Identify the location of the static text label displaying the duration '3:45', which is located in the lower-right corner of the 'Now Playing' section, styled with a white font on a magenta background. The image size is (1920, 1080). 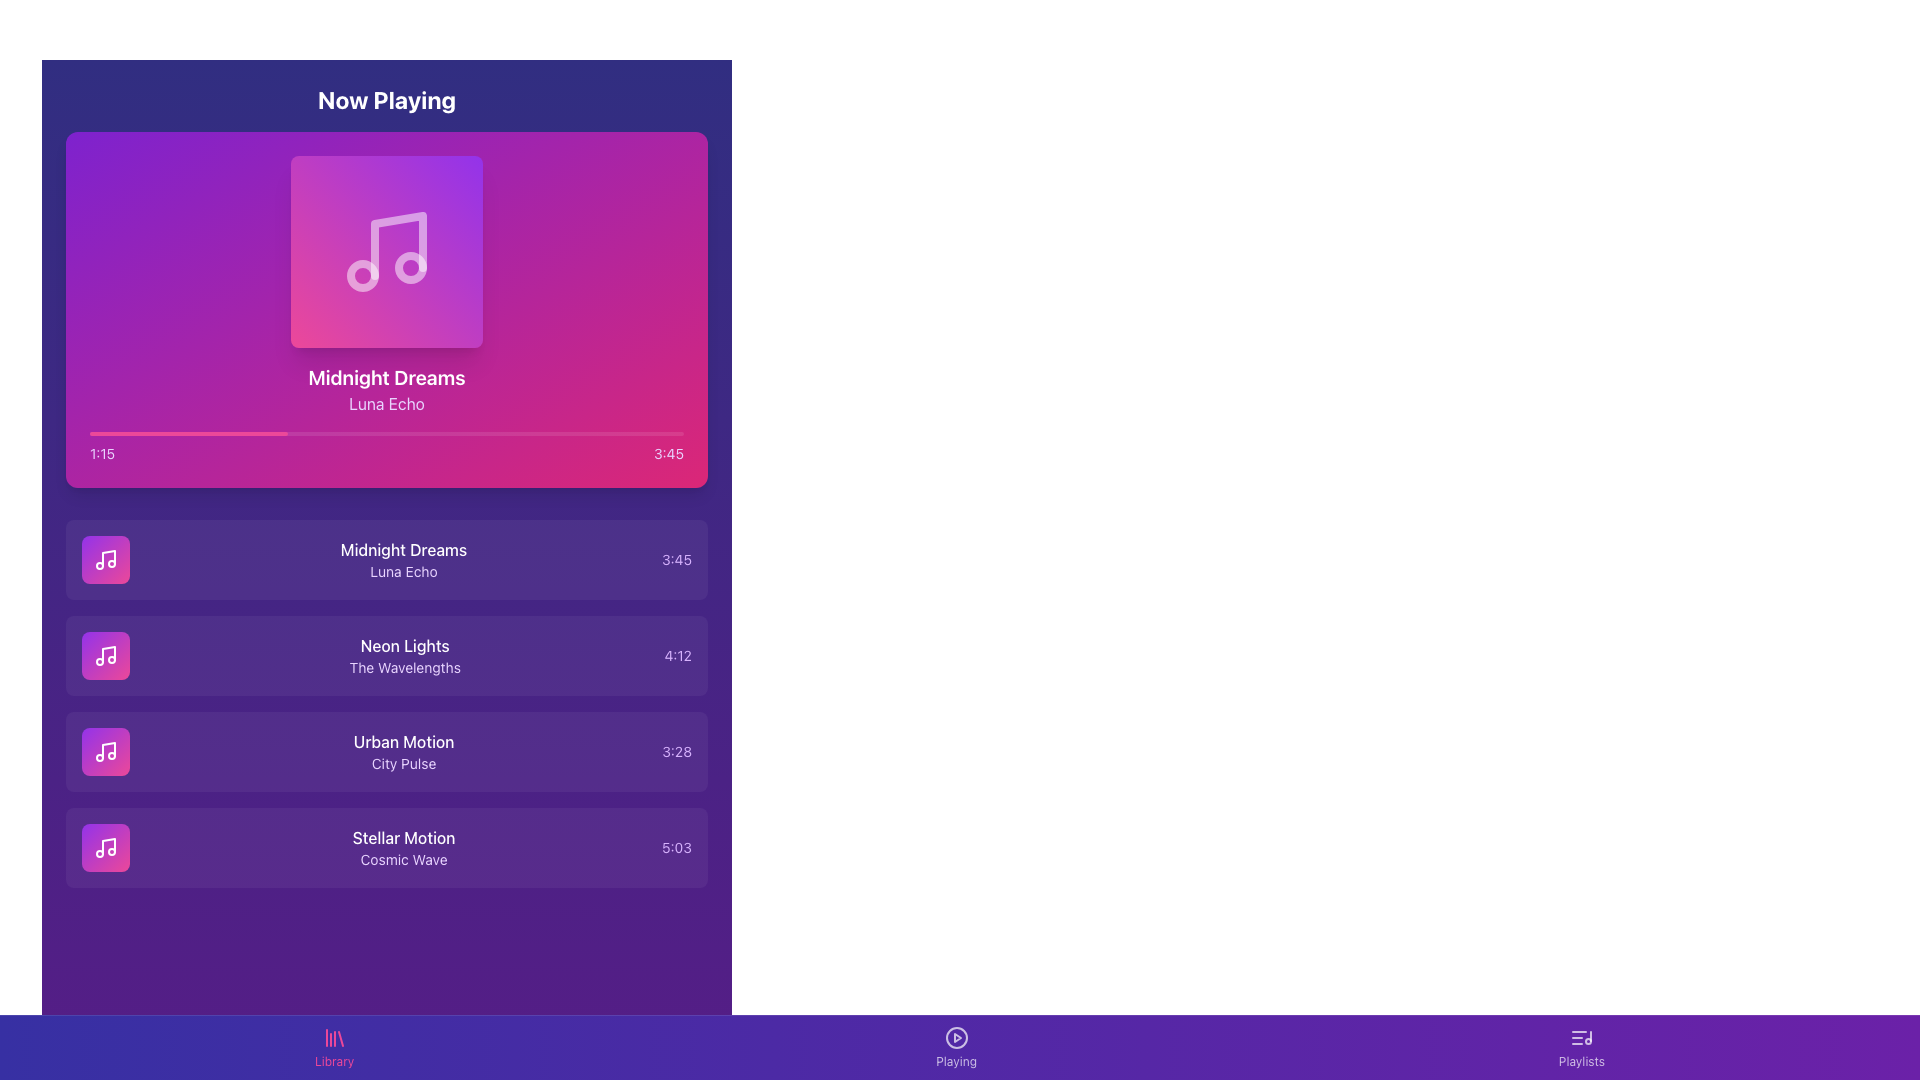
(668, 454).